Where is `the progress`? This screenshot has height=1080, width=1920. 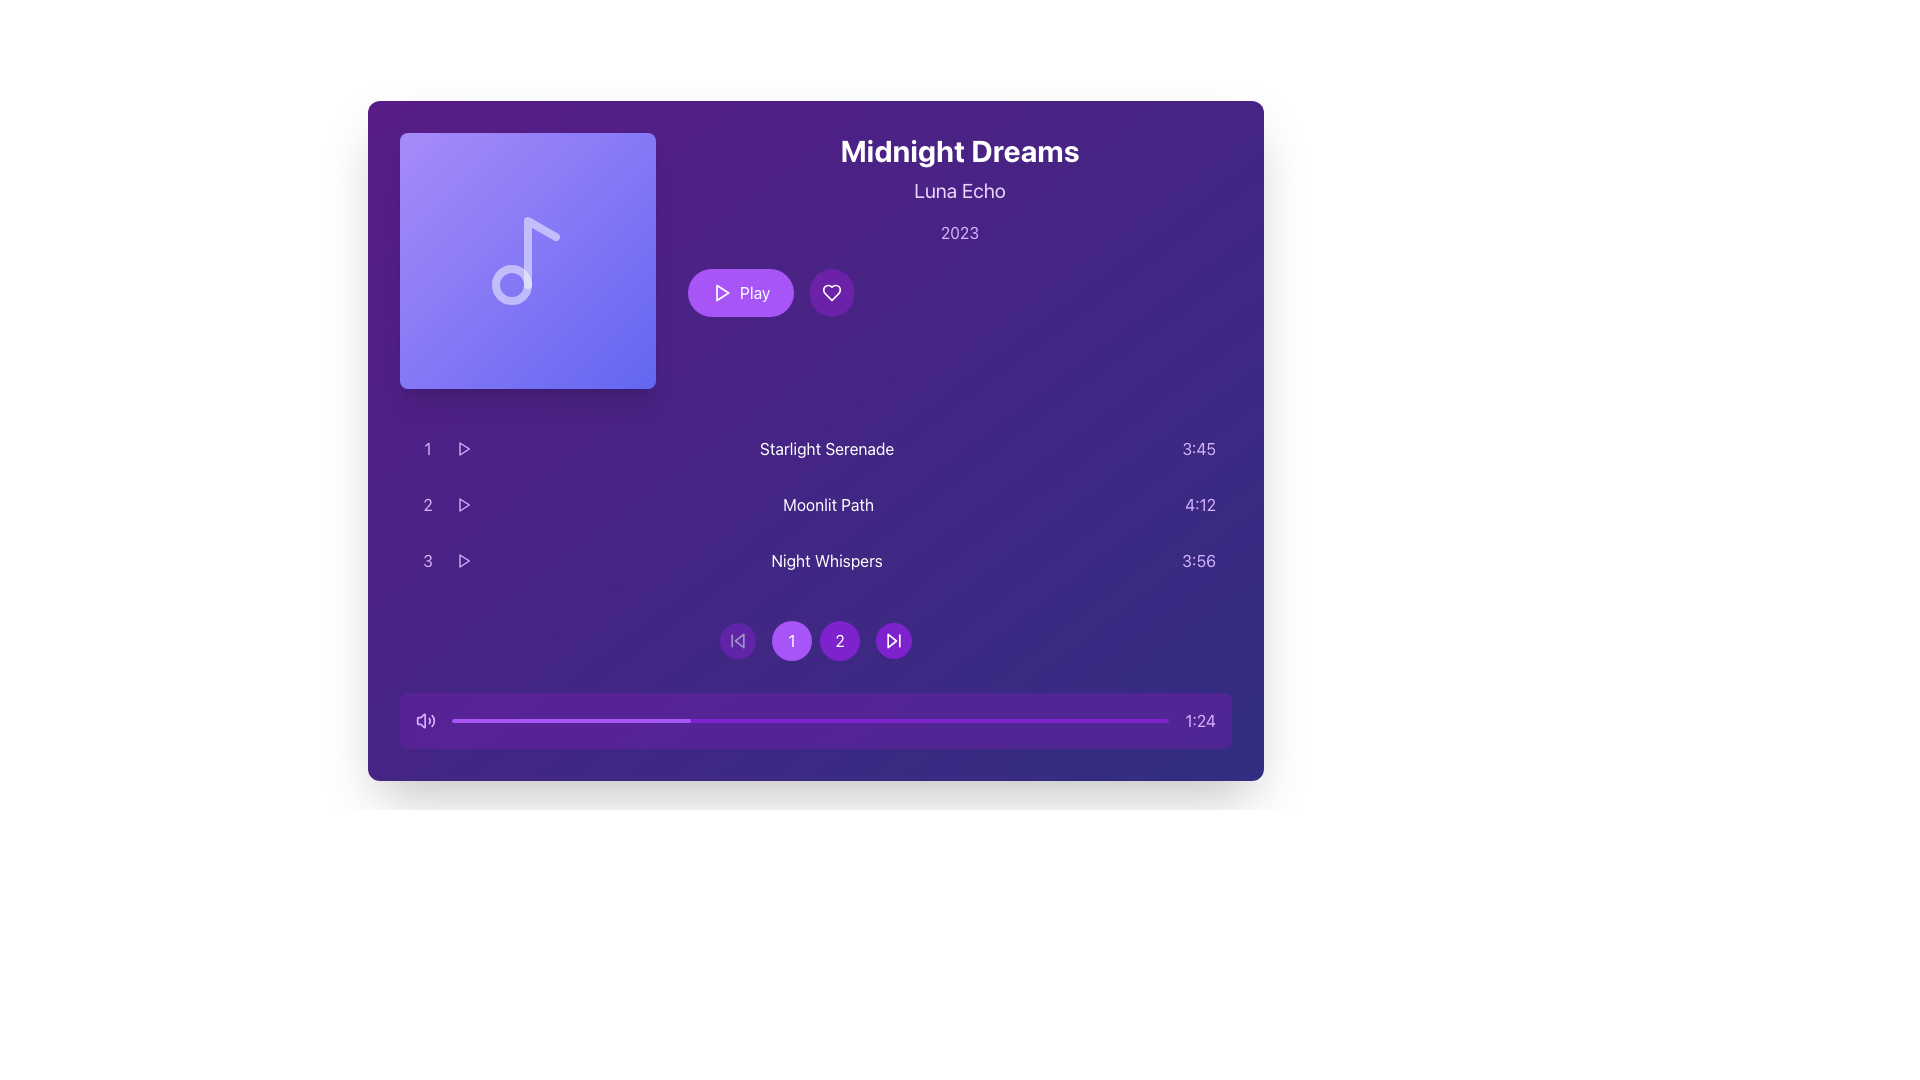 the progress is located at coordinates (490, 721).